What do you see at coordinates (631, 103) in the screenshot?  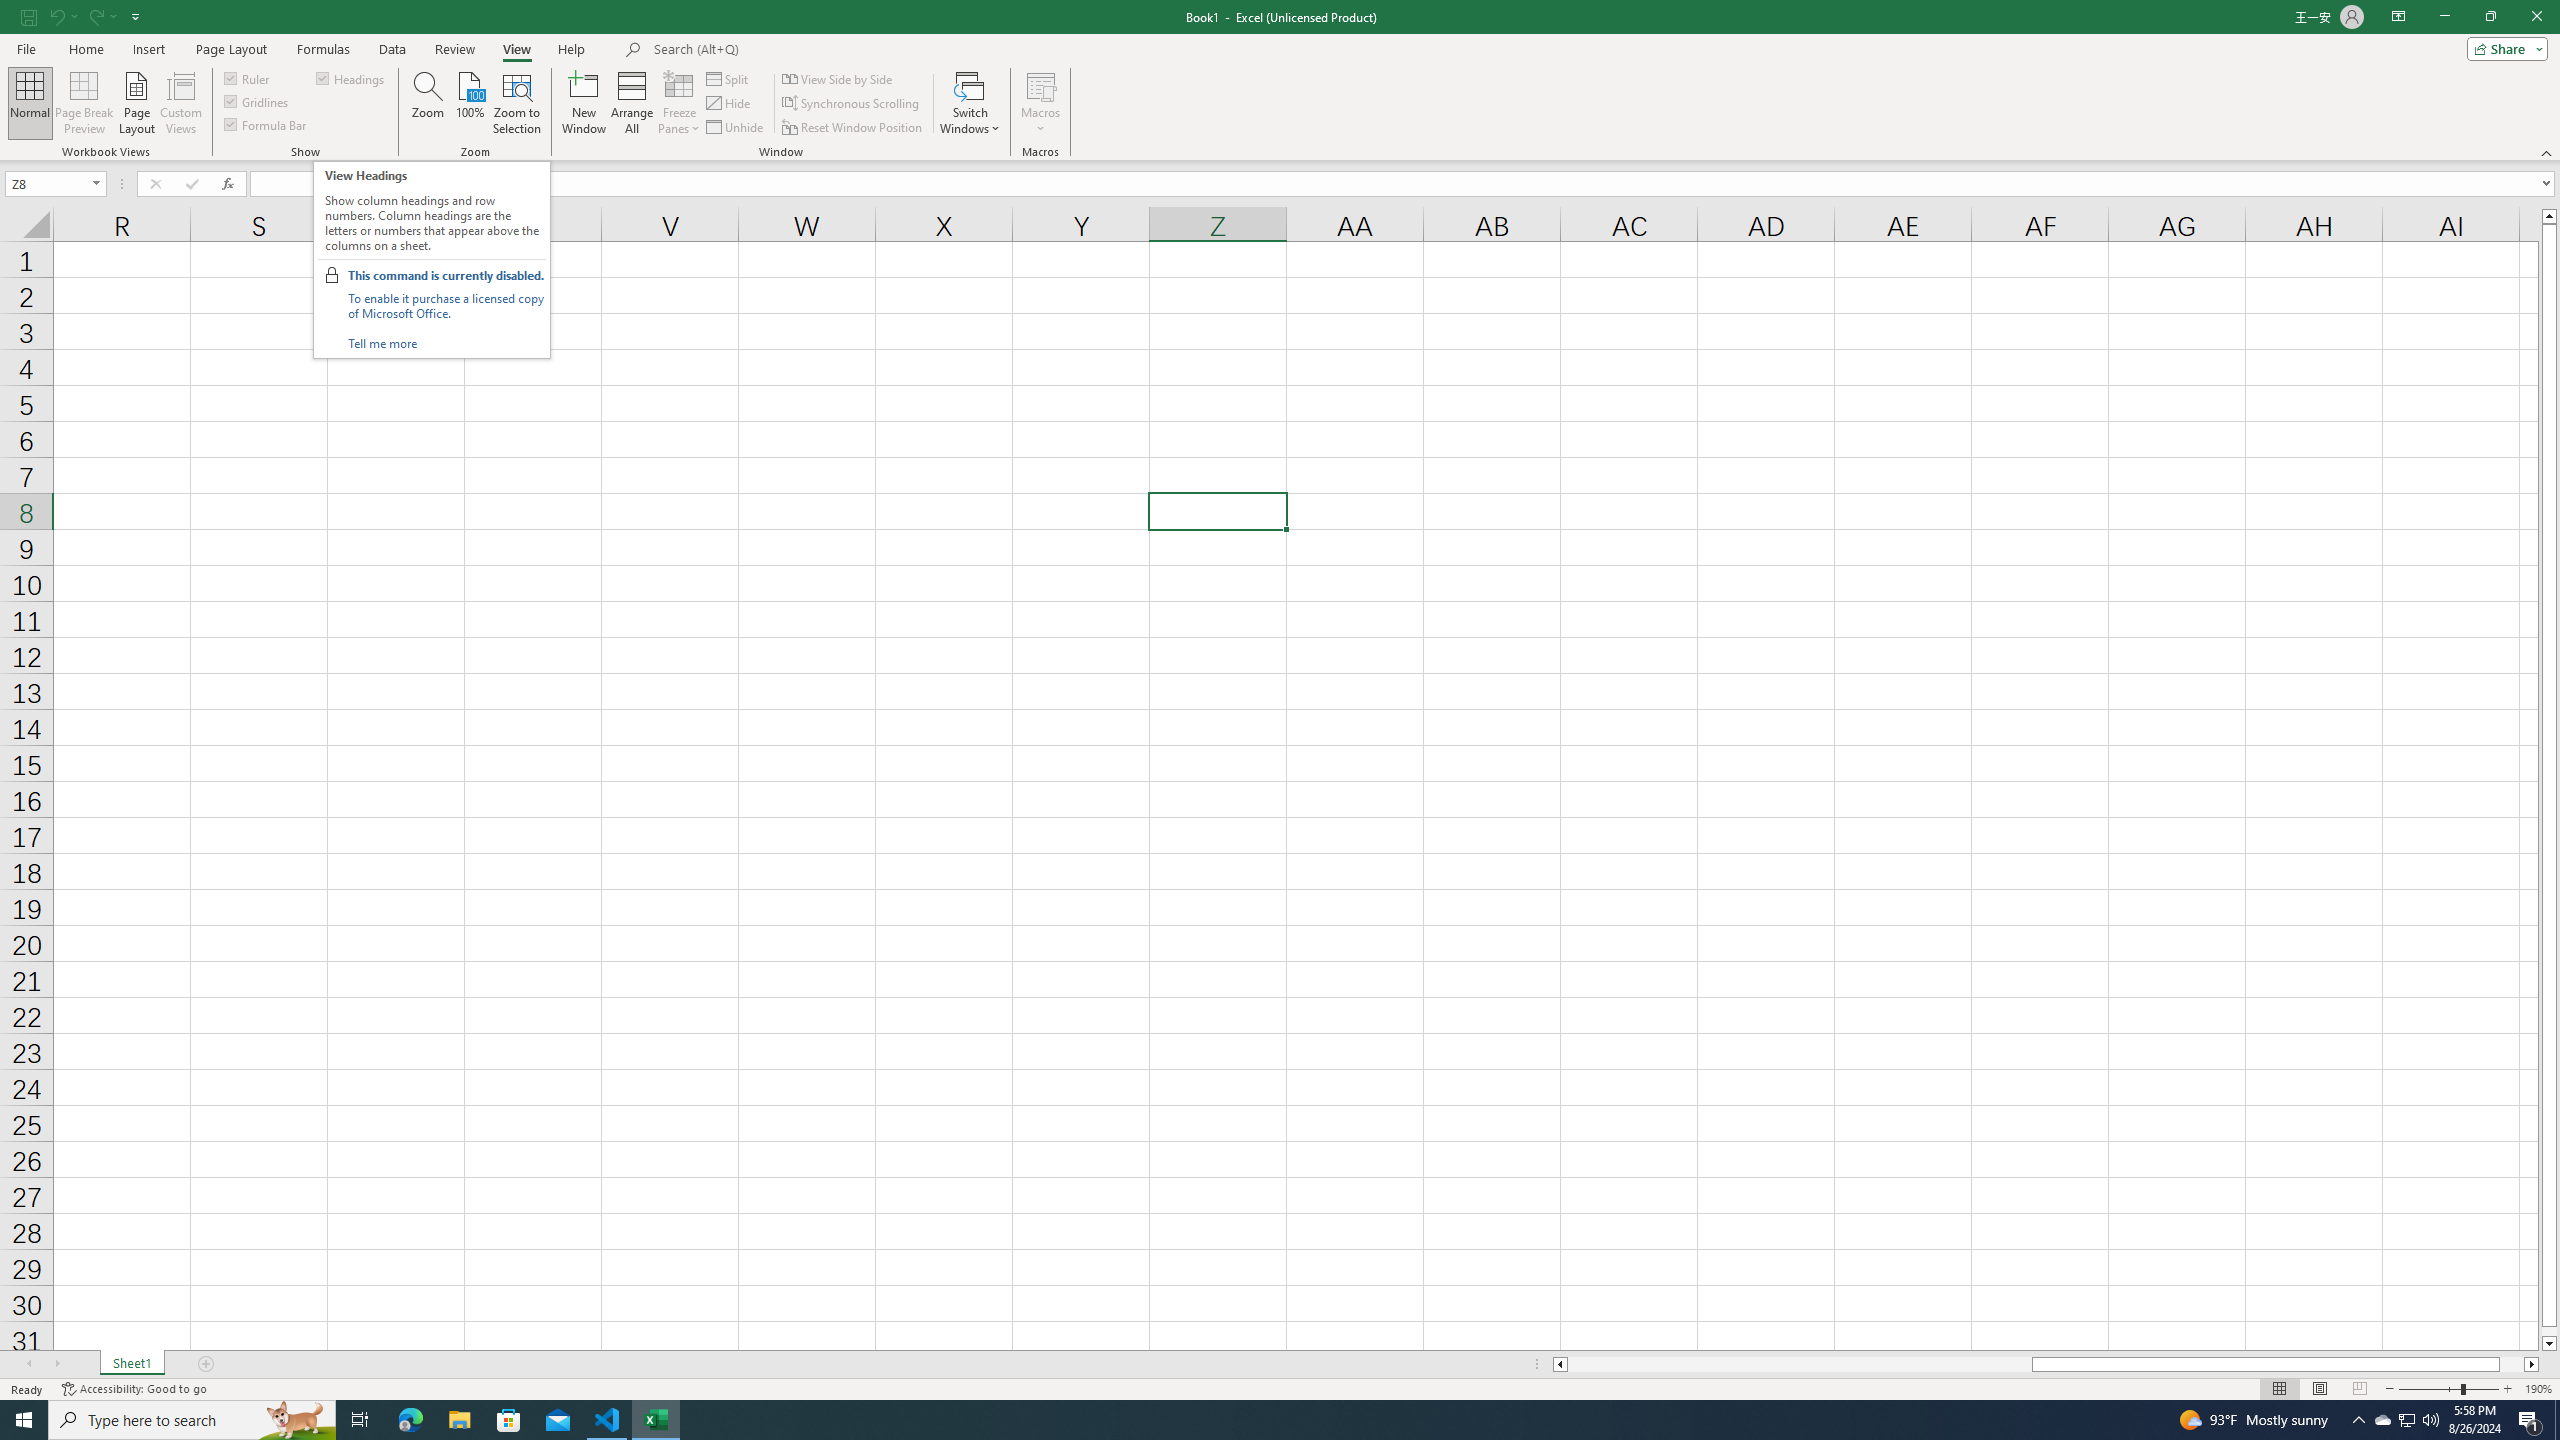 I see `'Arrange All'` at bounding box center [631, 103].